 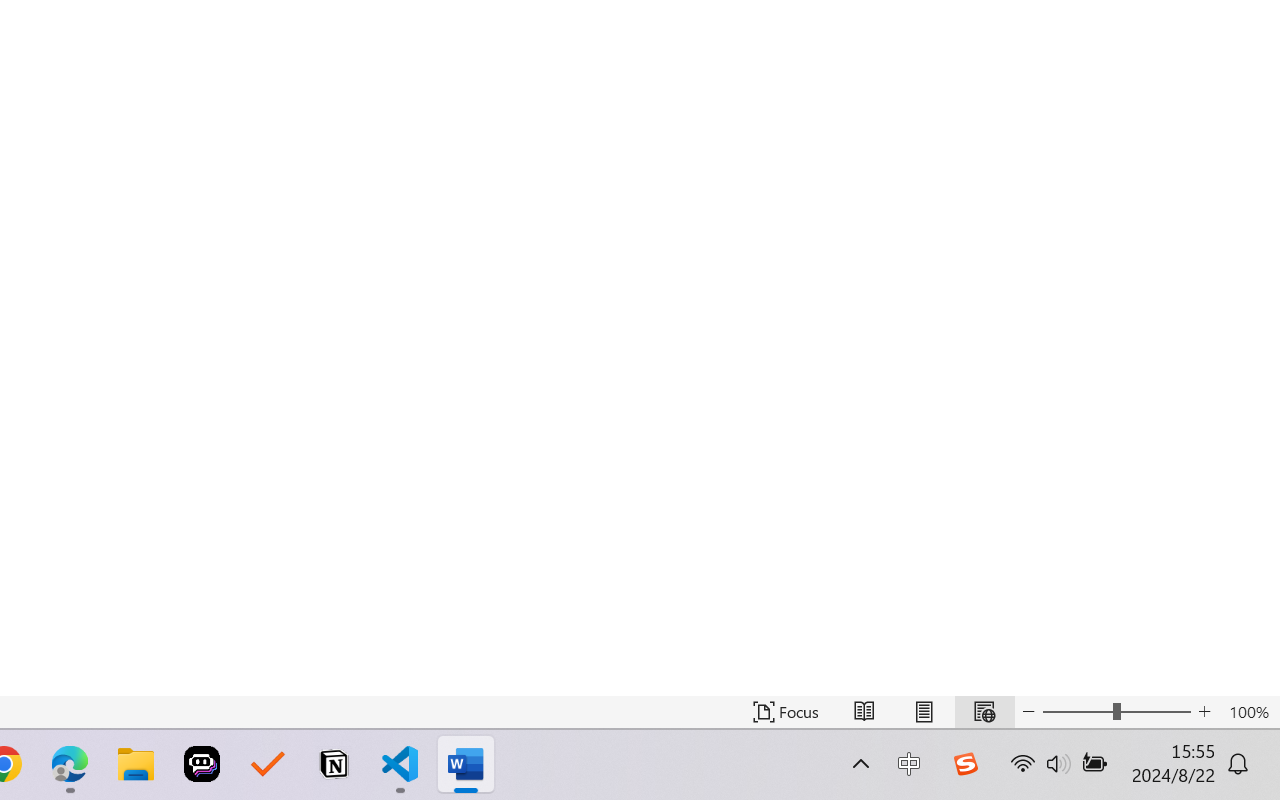 What do you see at coordinates (1115, 711) in the screenshot?
I see `'Zoom'` at bounding box center [1115, 711].